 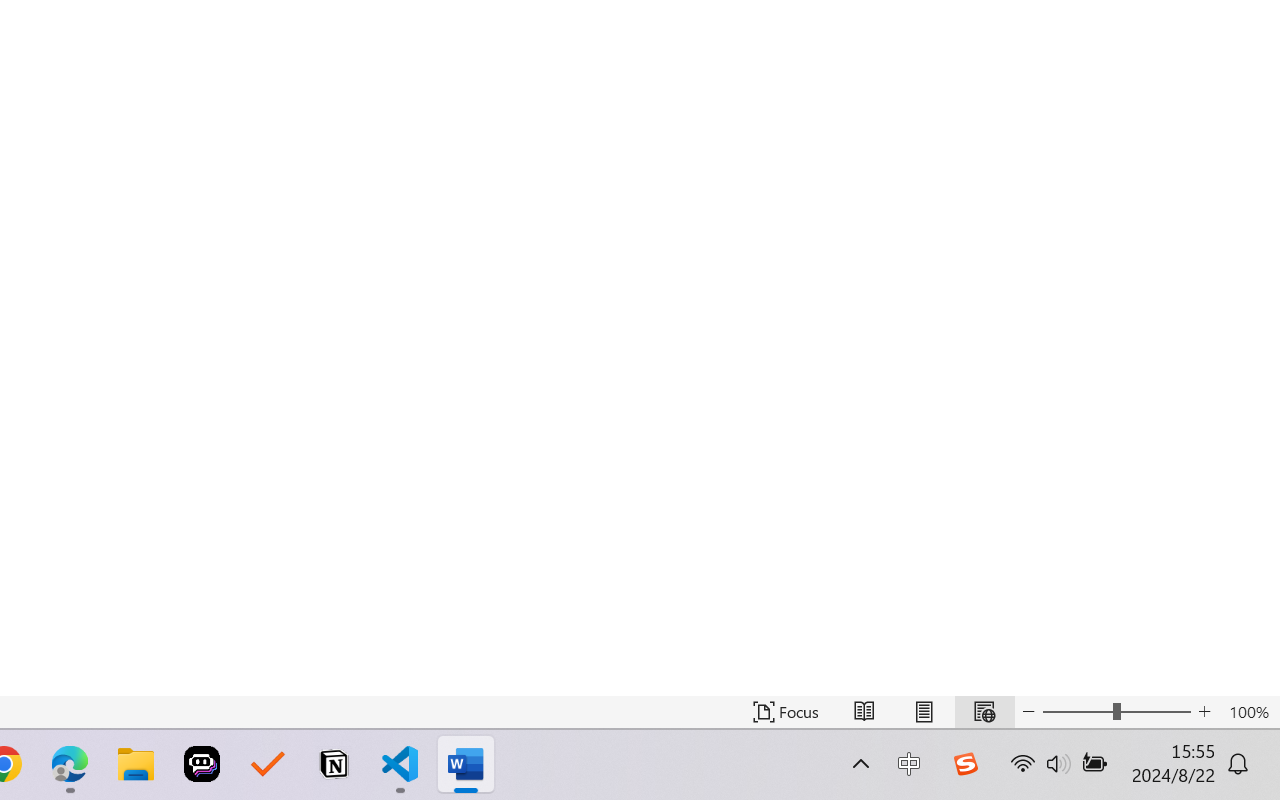 What do you see at coordinates (1115, 711) in the screenshot?
I see `'Zoom'` at bounding box center [1115, 711].